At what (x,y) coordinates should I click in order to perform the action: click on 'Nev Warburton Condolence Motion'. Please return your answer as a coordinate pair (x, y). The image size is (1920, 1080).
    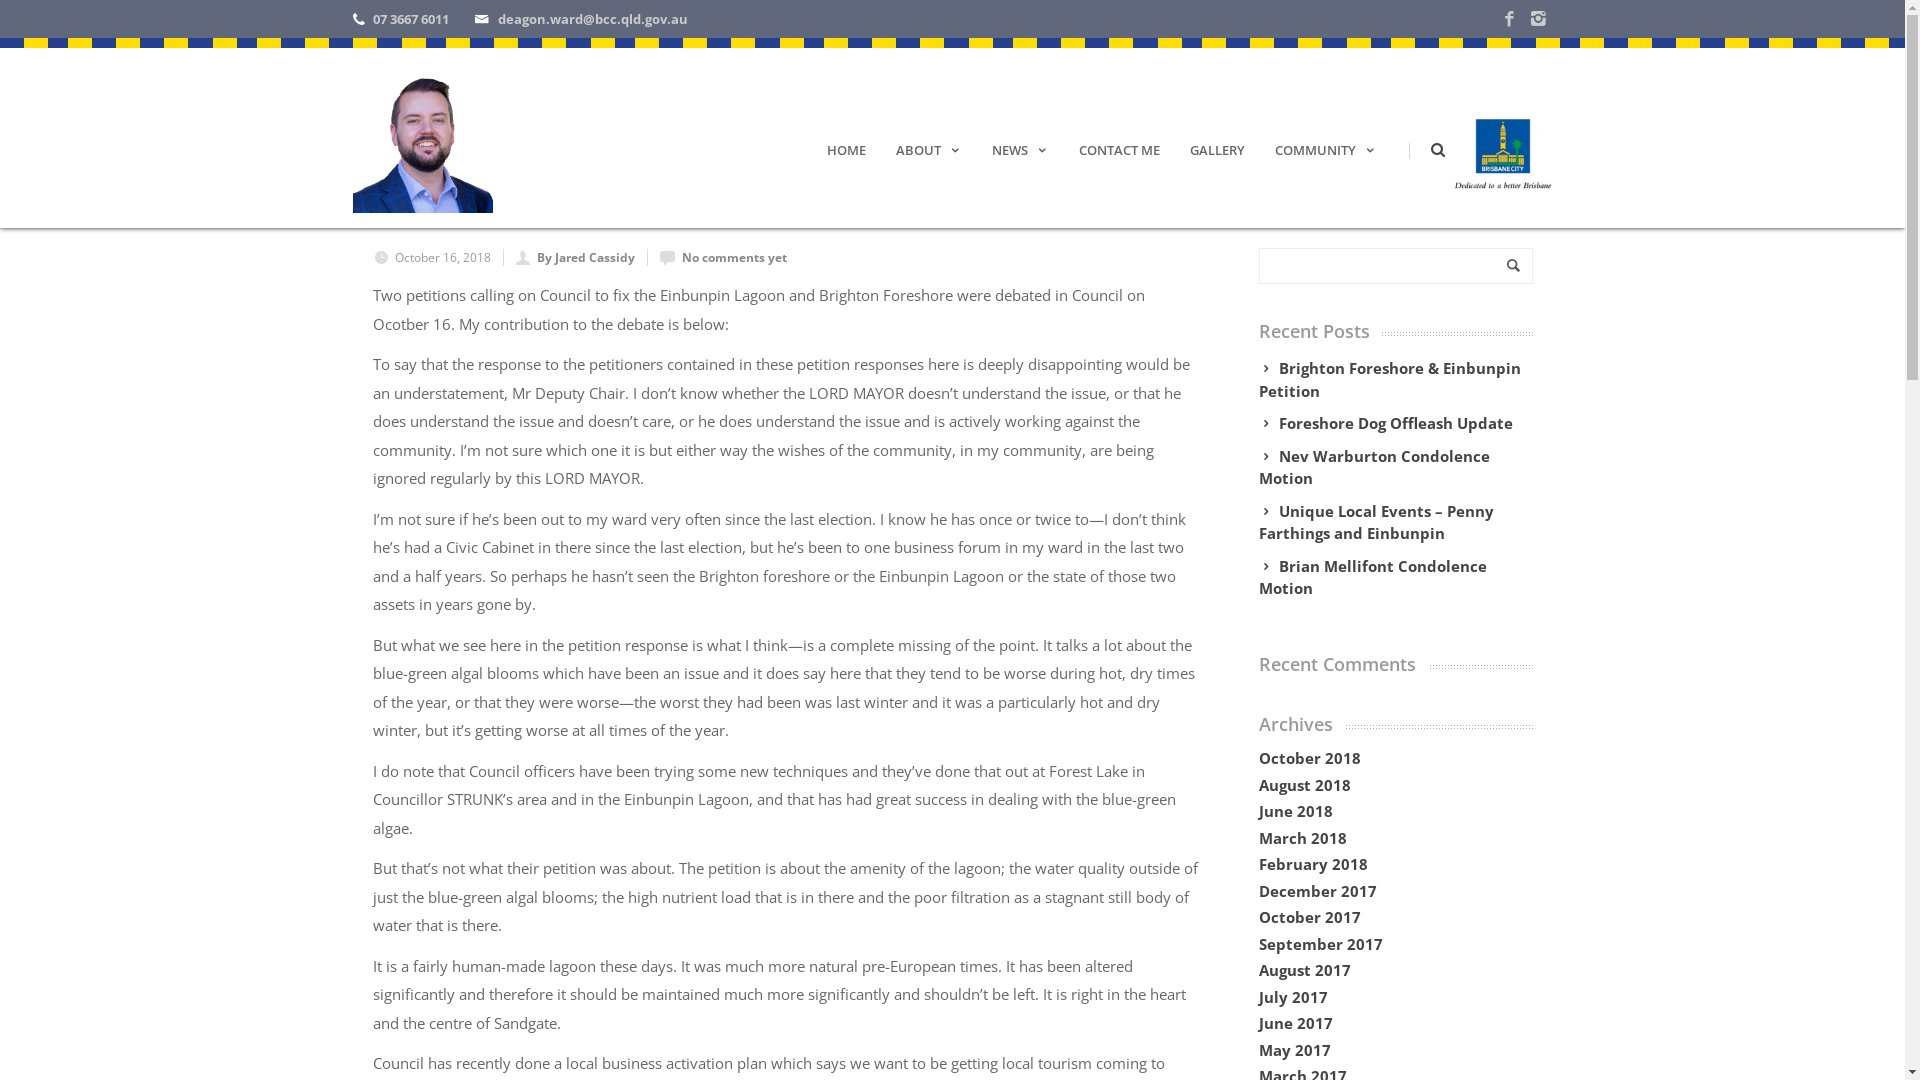
    Looking at the image, I should click on (1256, 467).